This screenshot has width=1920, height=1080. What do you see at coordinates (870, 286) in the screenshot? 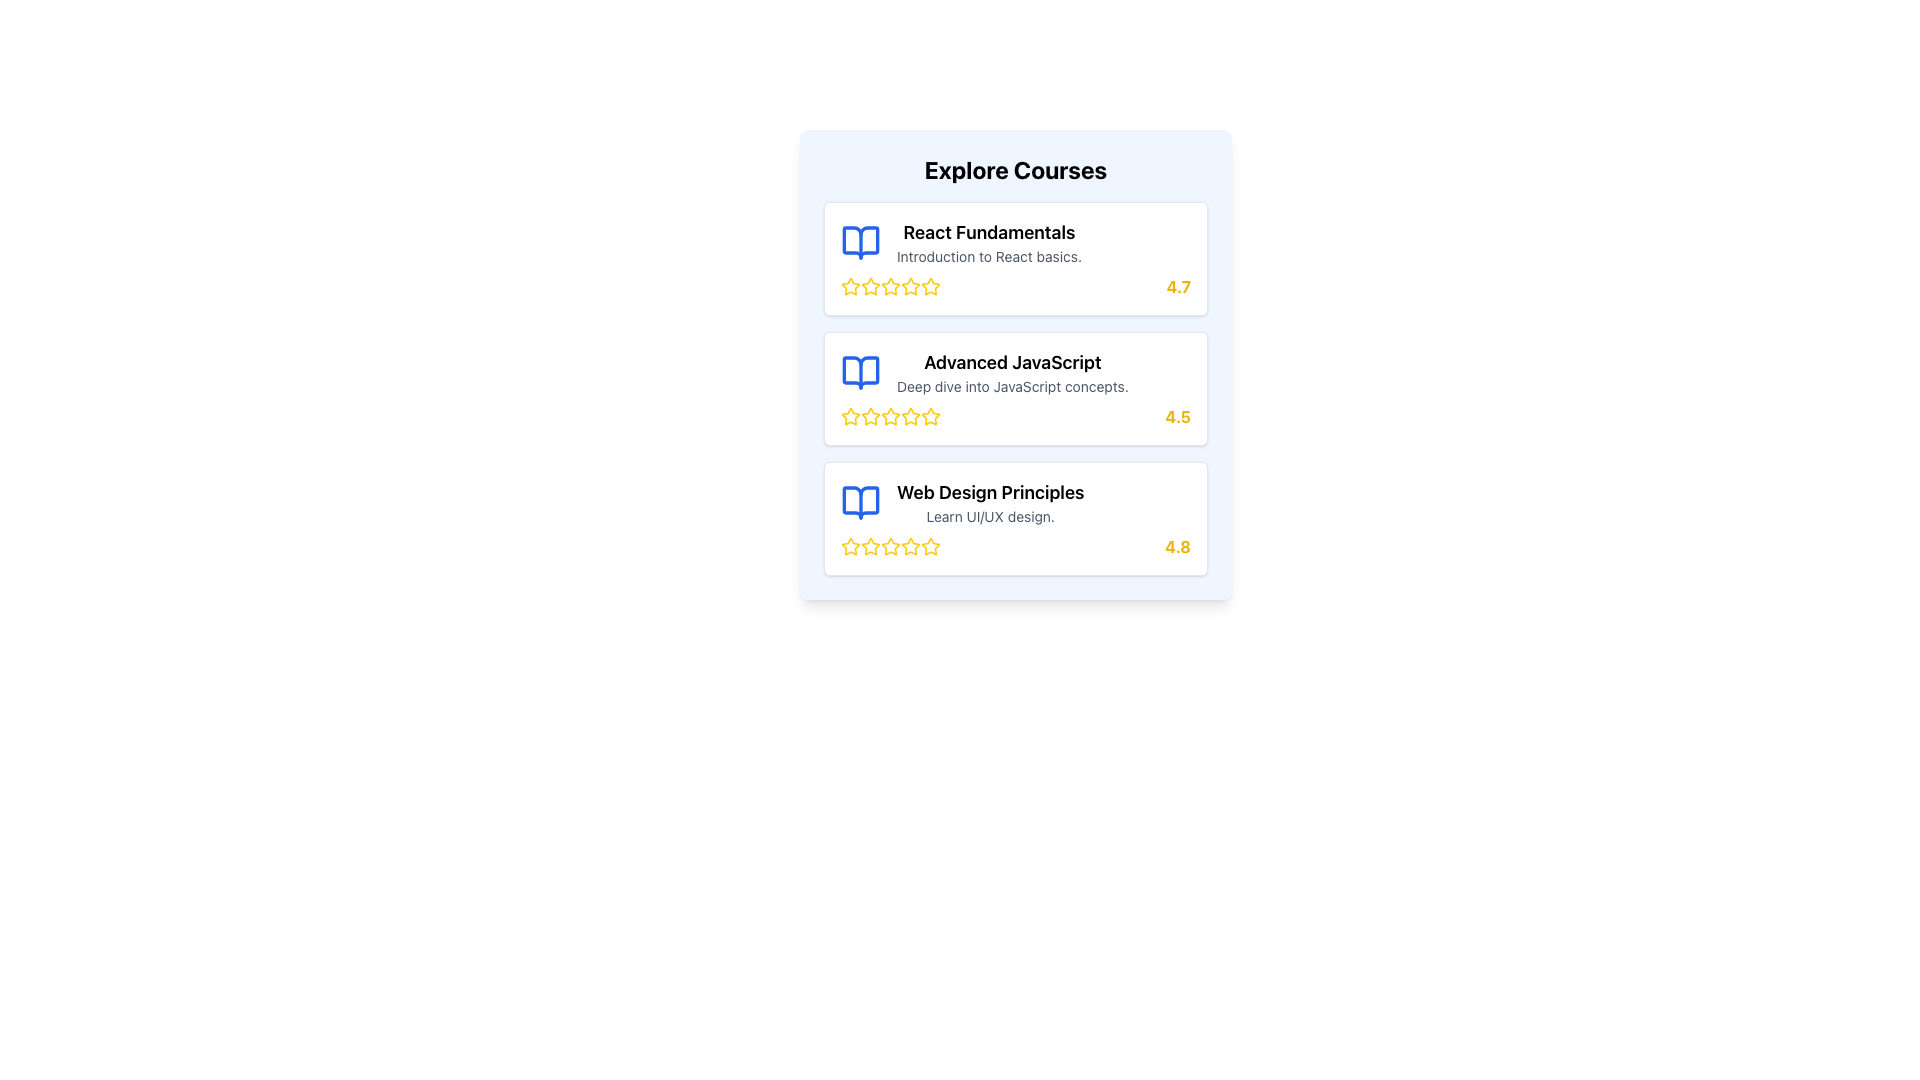
I see `the yellow star icon representing an individual rating point for the course 'React Fundamentals', which is the third star in a row of five stars` at bounding box center [870, 286].